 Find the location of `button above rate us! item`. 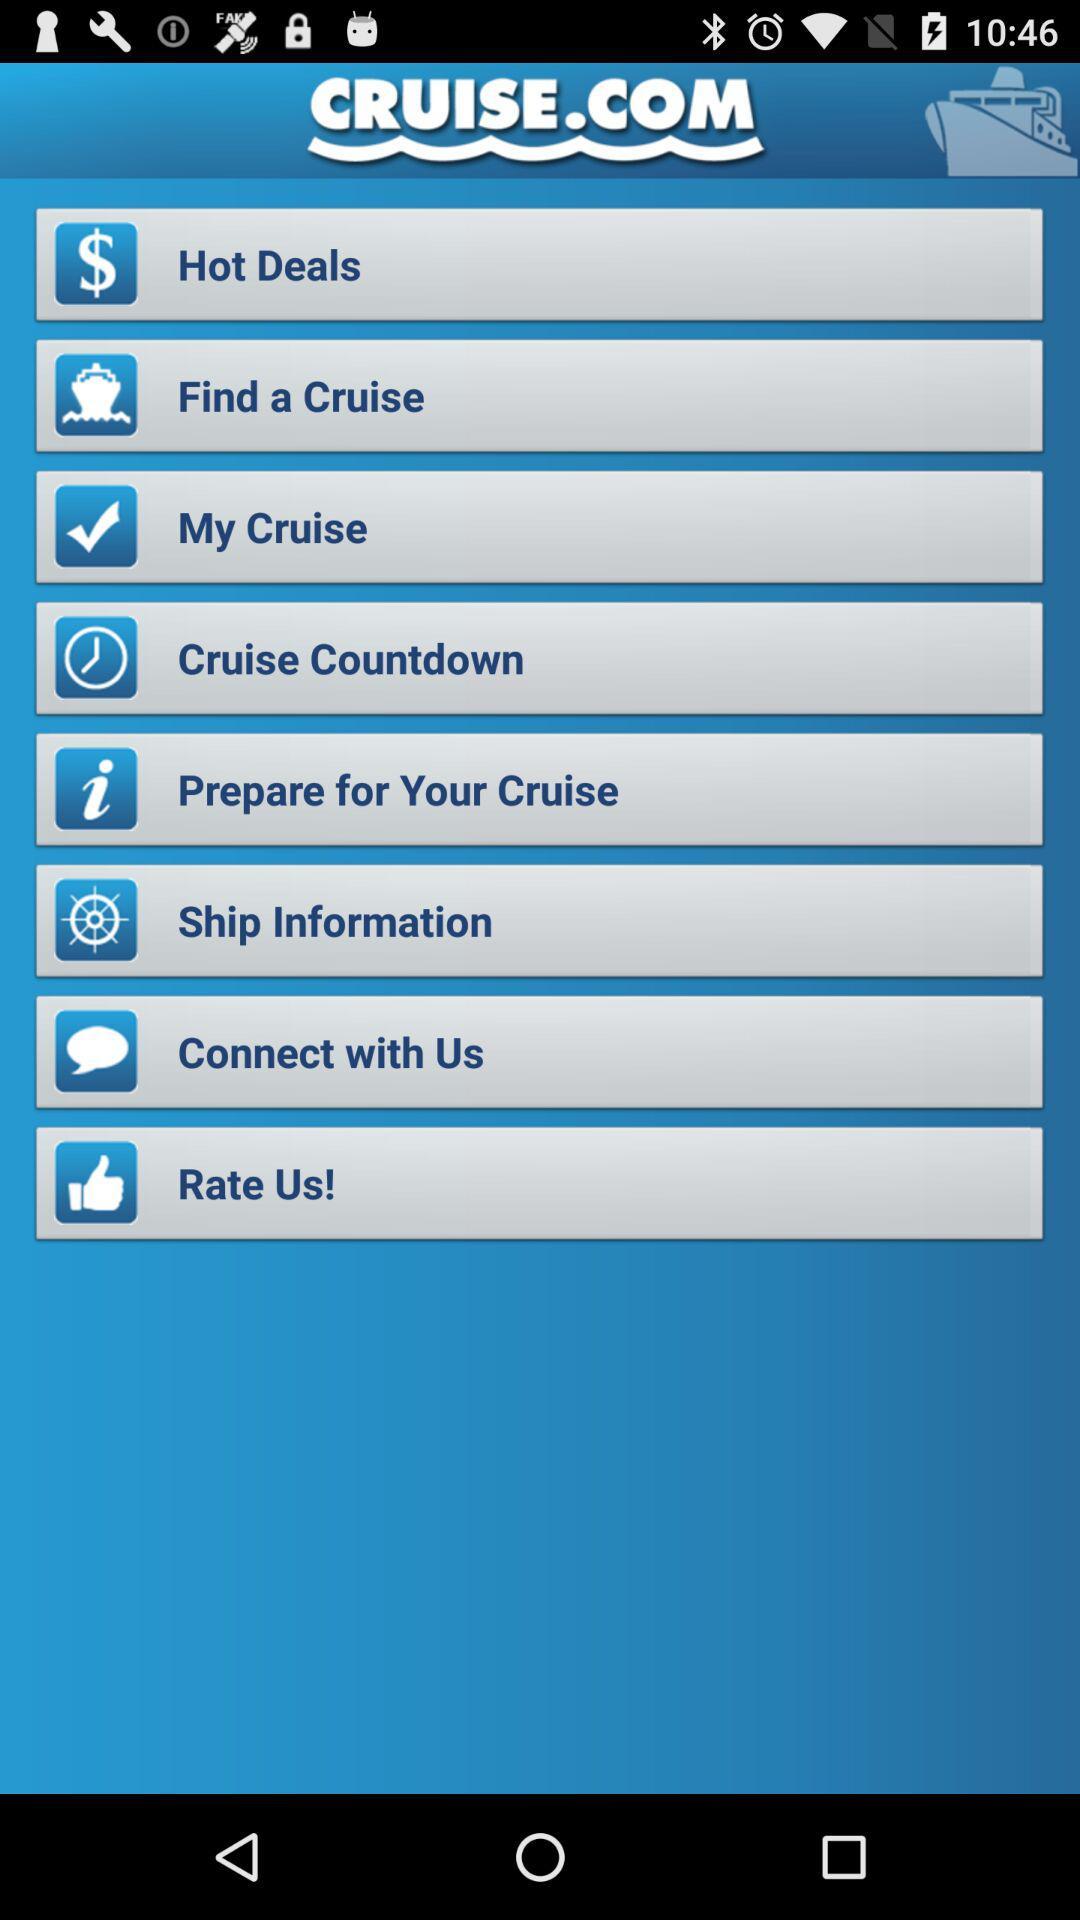

button above rate us! item is located at coordinates (540, 1056).